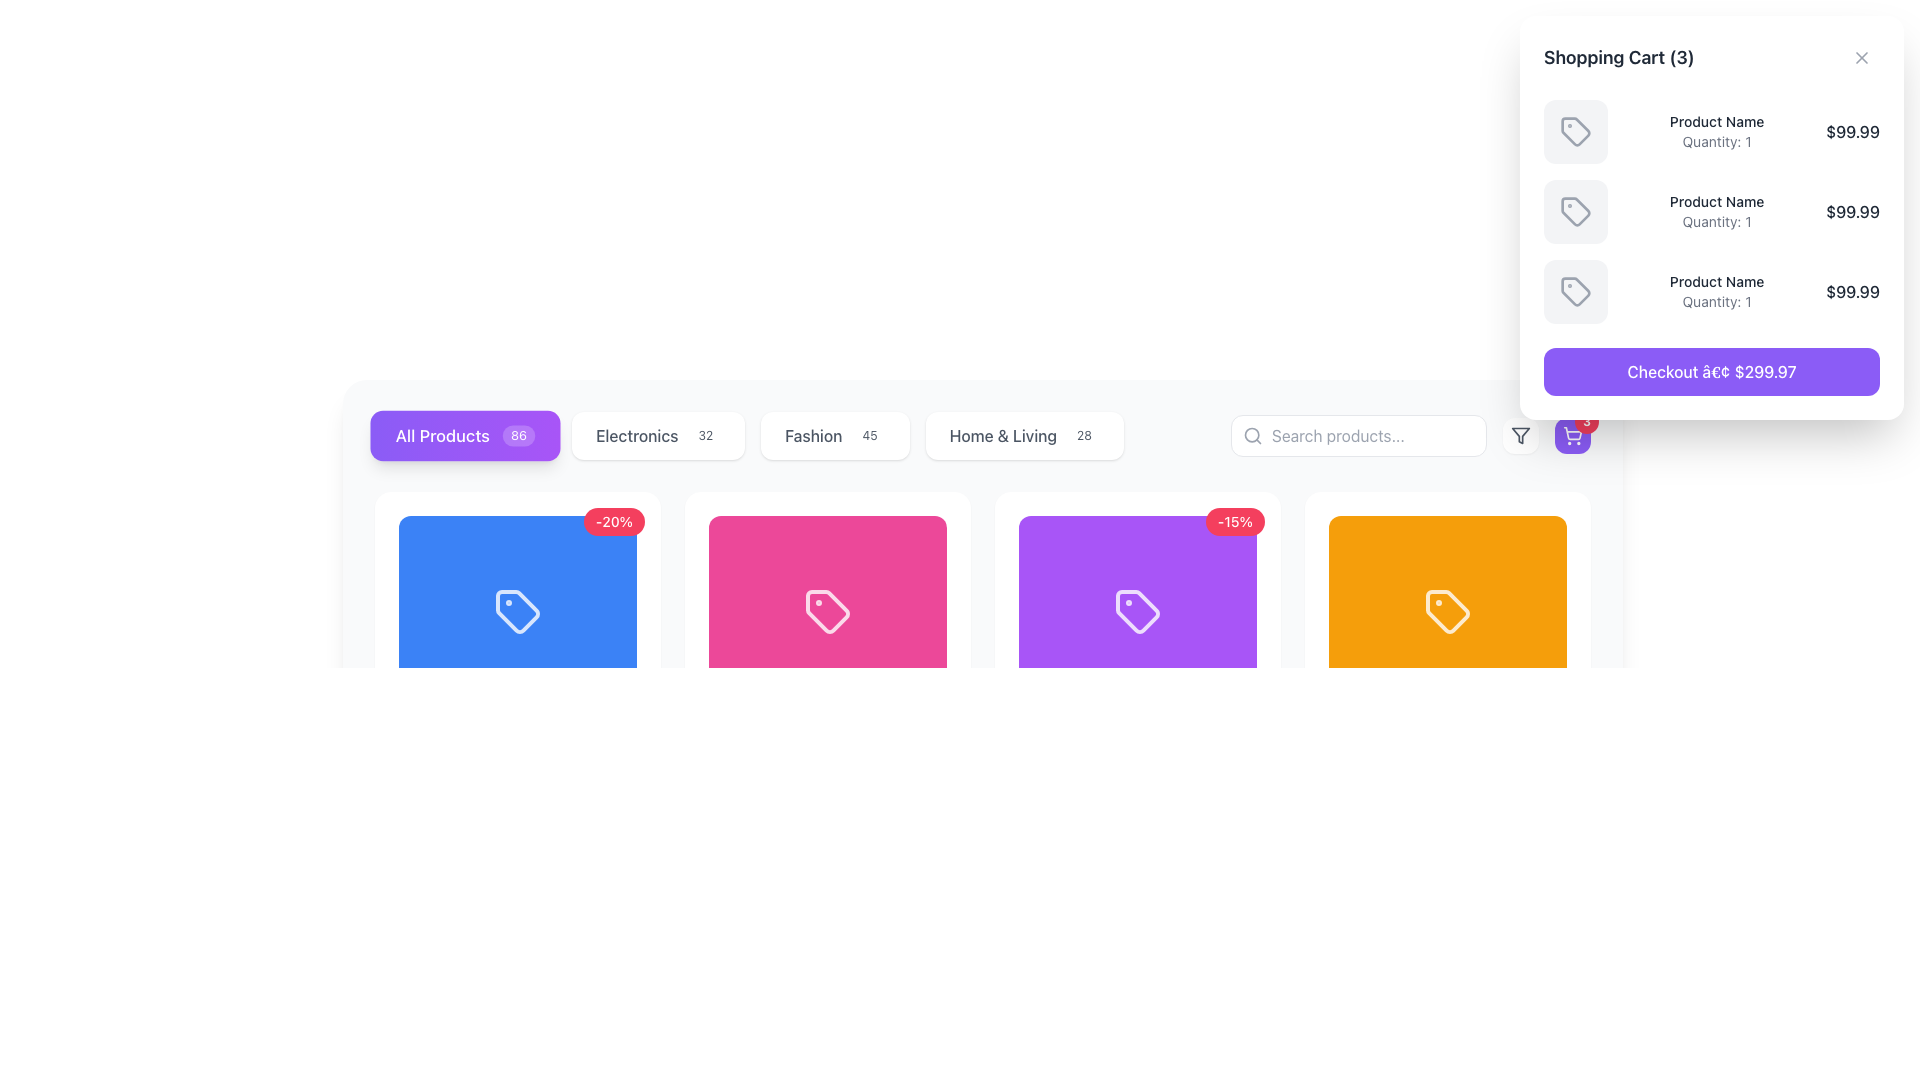  What do you see at coordinates (1851, 292) in the screenshot?
I see `the static text element displaying the price '$99.99' in the shopping cart, which is styled with a prominent font weight and dark-gray color` at bounding box center [1851, 292].